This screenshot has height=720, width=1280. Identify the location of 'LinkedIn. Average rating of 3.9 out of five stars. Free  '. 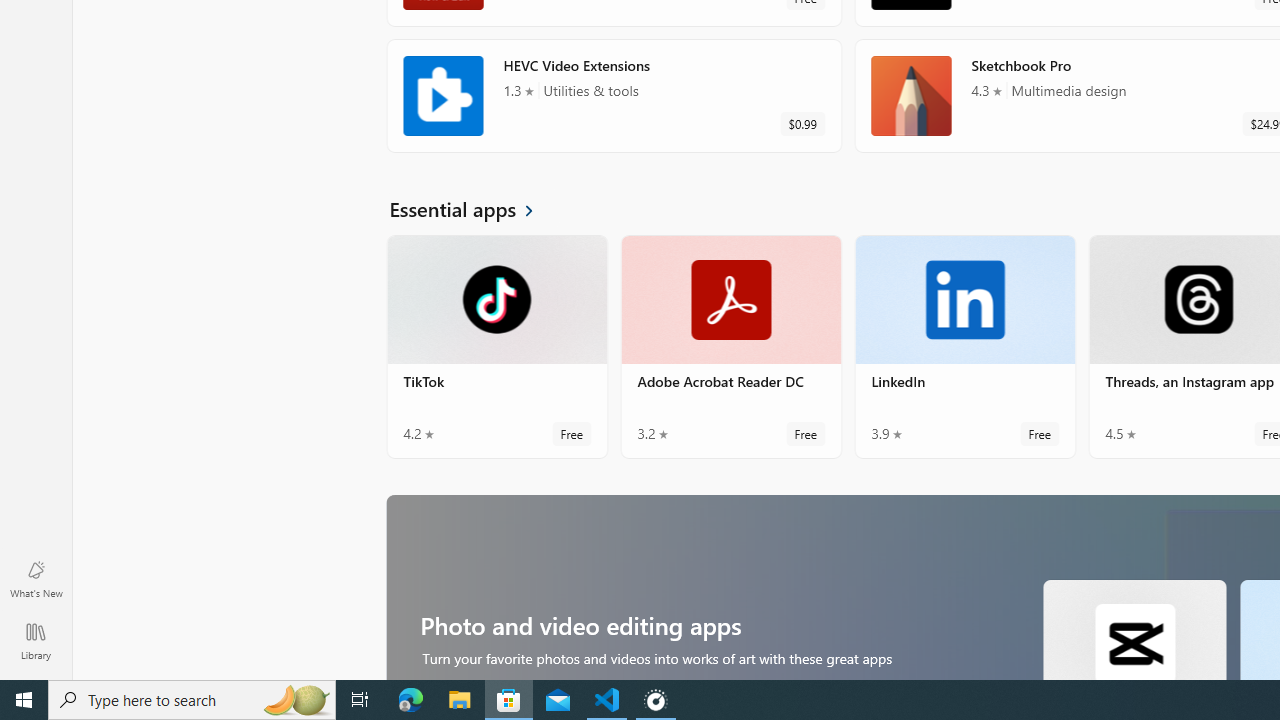
(965, 346).